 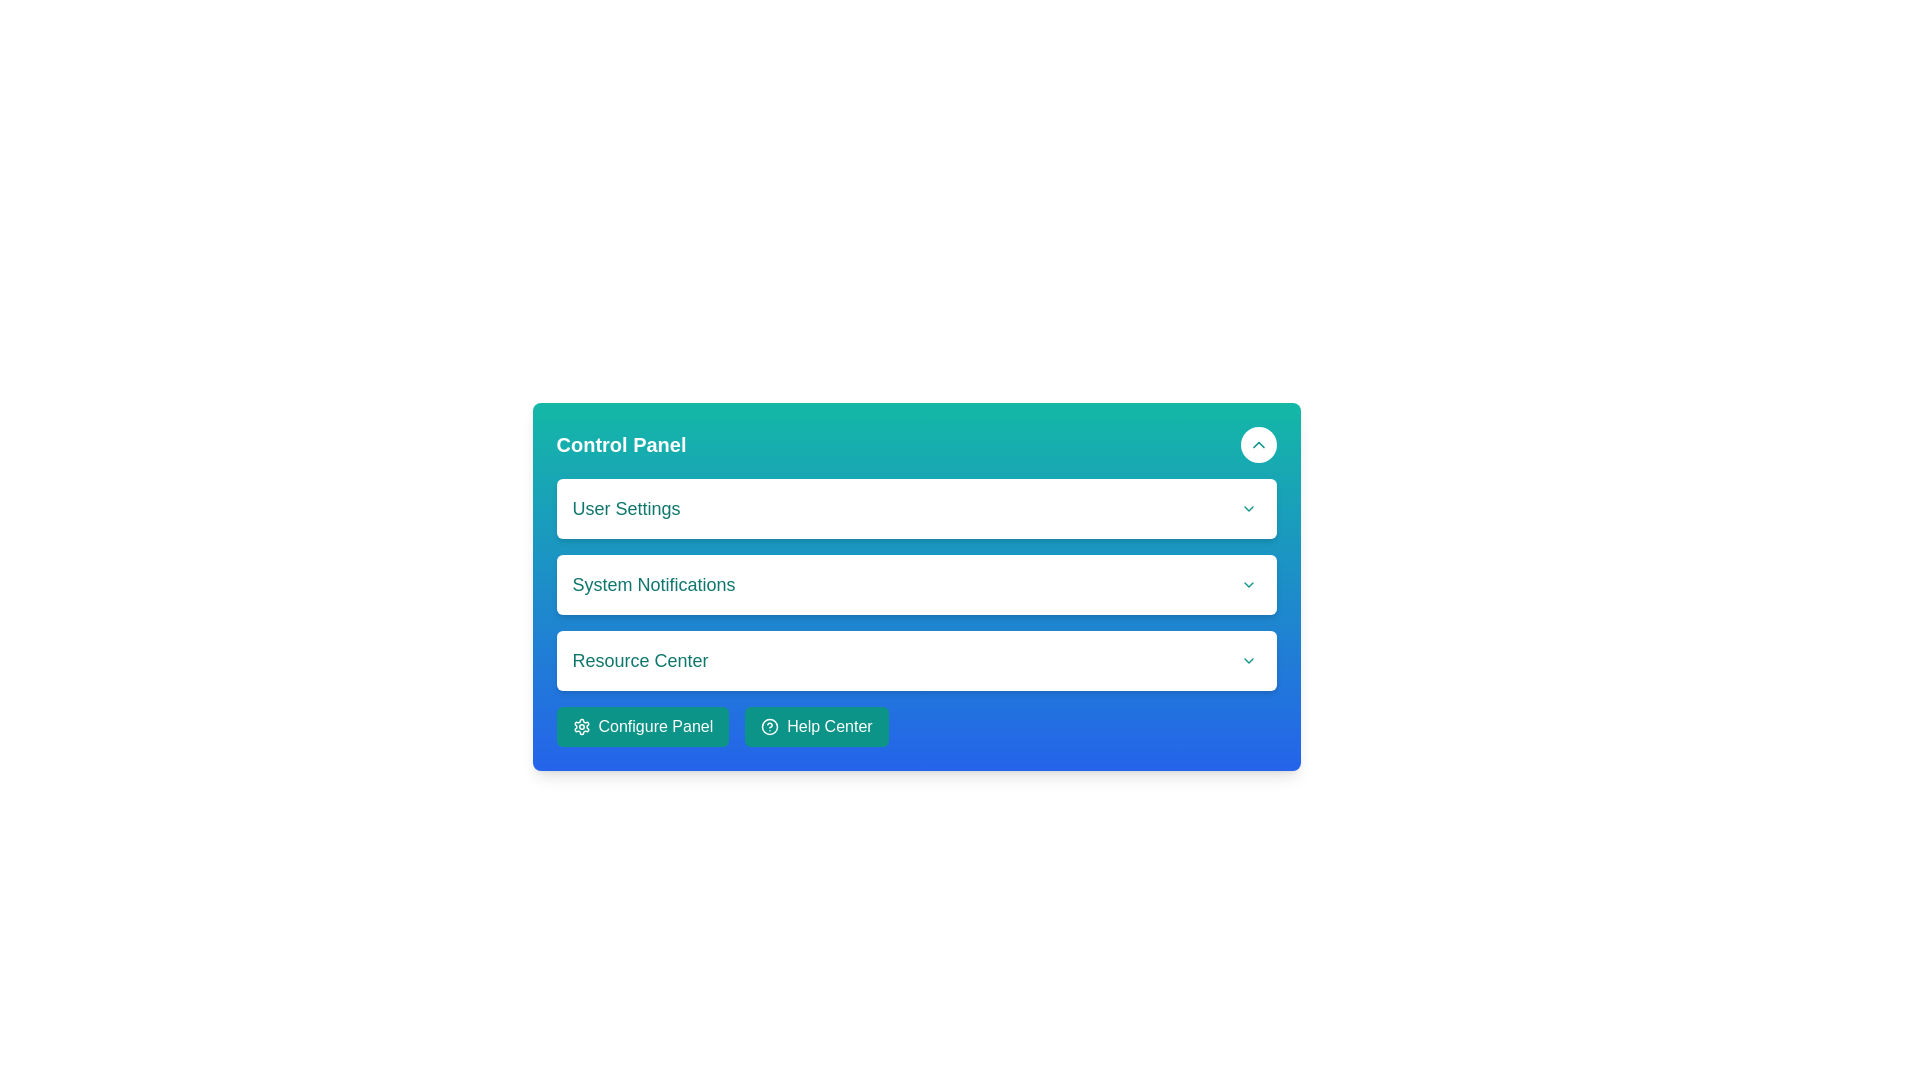 I want to click on the downward-pointing chevron icon located in the bottom-right corner of the 'Resource Center' section within the 'Control Panel' interface, so click(x=1247, y=660).